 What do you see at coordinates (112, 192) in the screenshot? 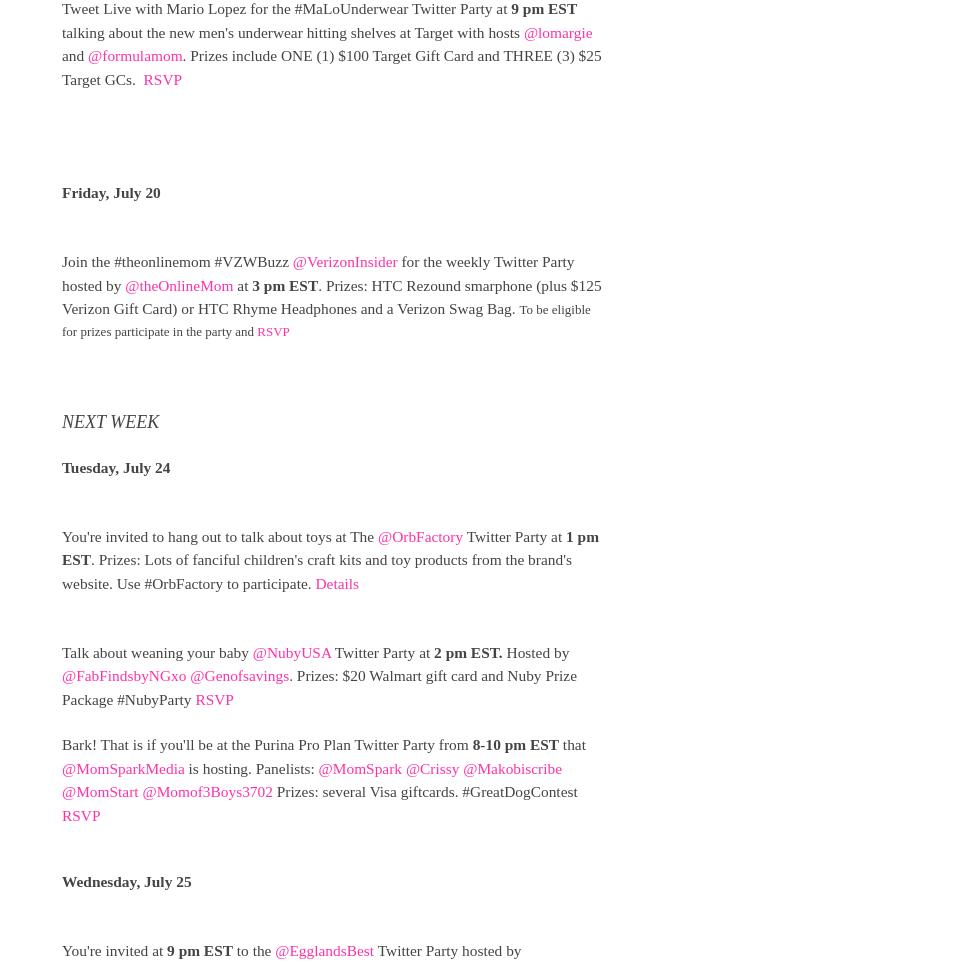
I see `'Friday, July 20'` at bounding box center [112, 192].